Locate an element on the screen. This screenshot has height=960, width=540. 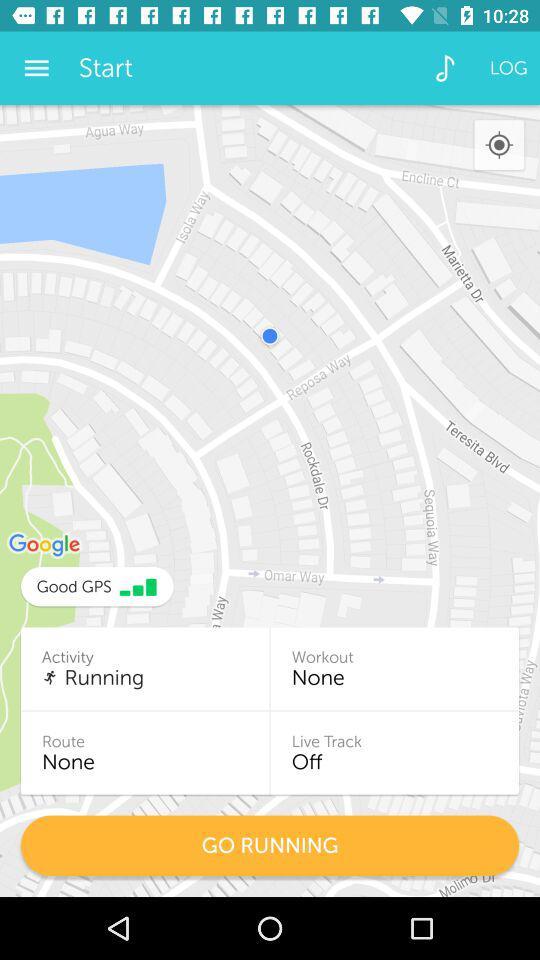
the go running item is located at coordinates (270, 844).